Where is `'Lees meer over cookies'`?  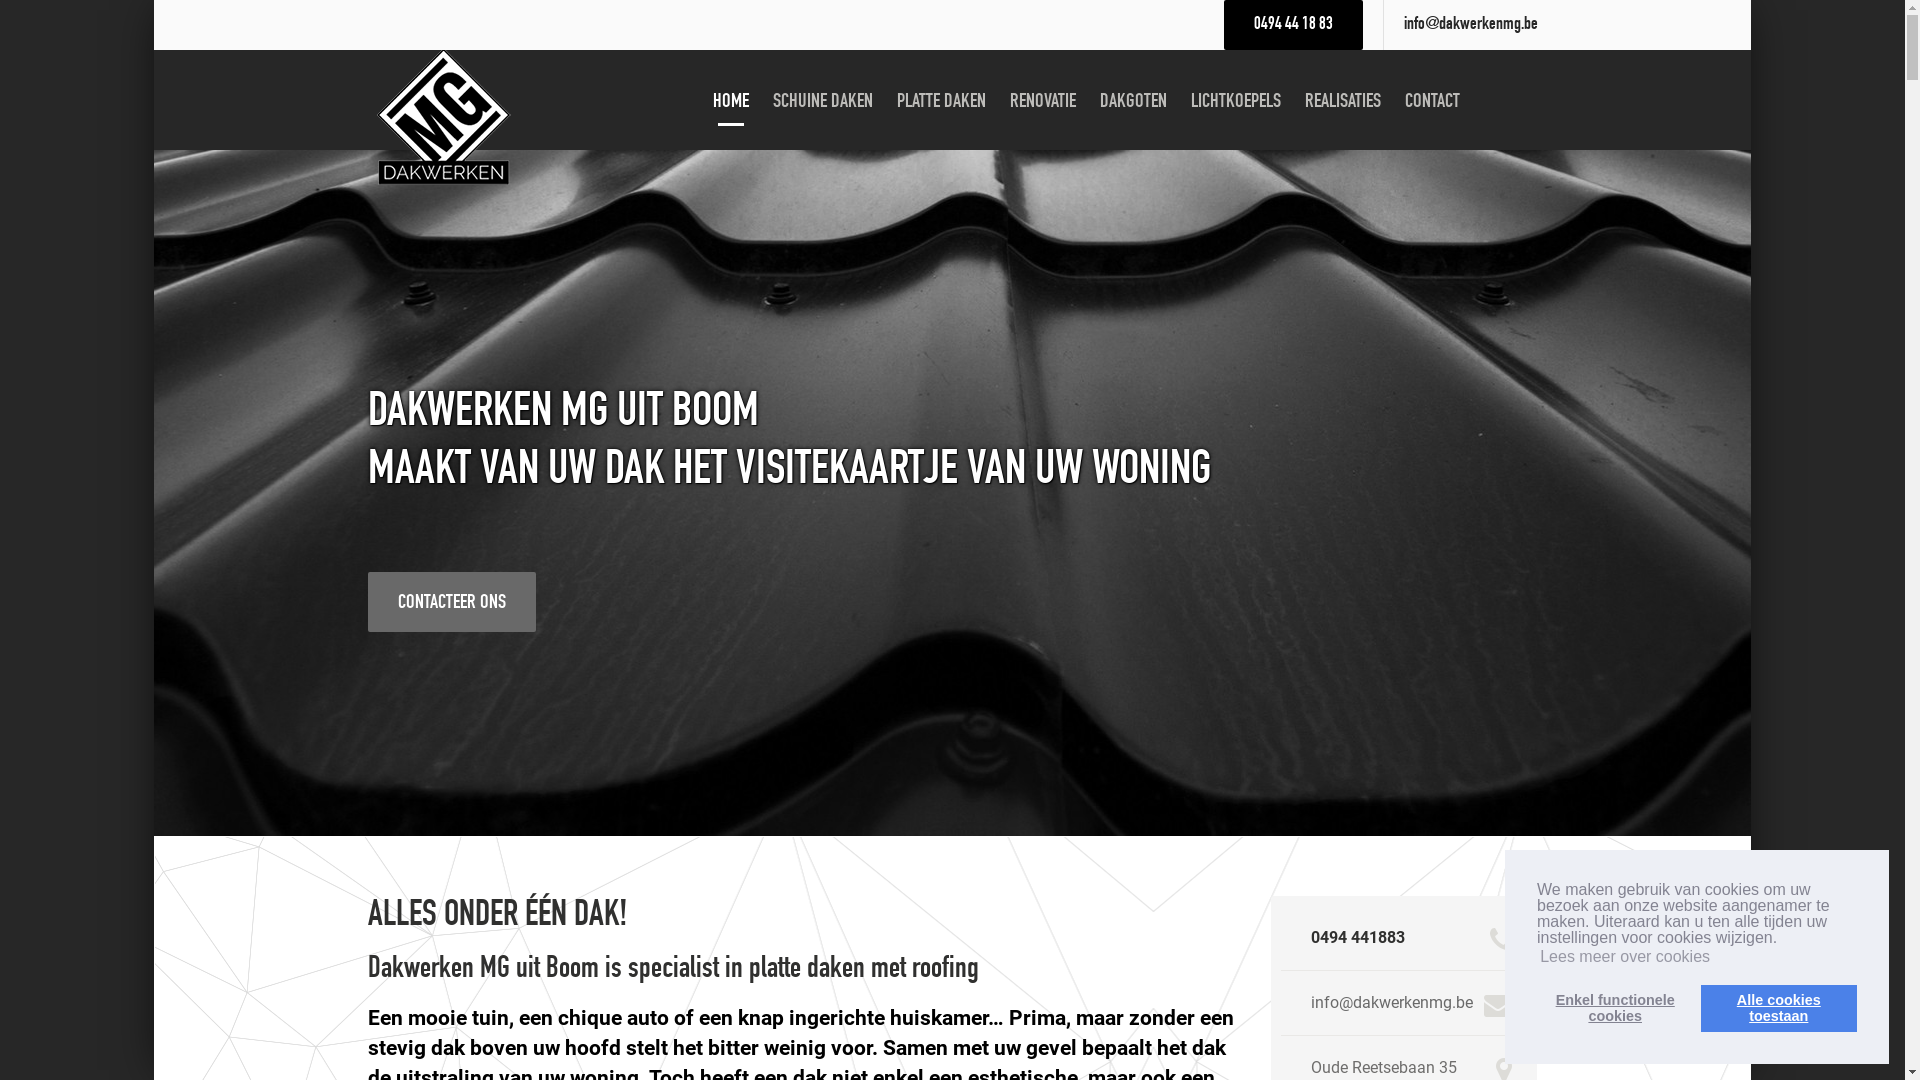 'Lees meer over cookies' is located at coordinates (1625, 955).